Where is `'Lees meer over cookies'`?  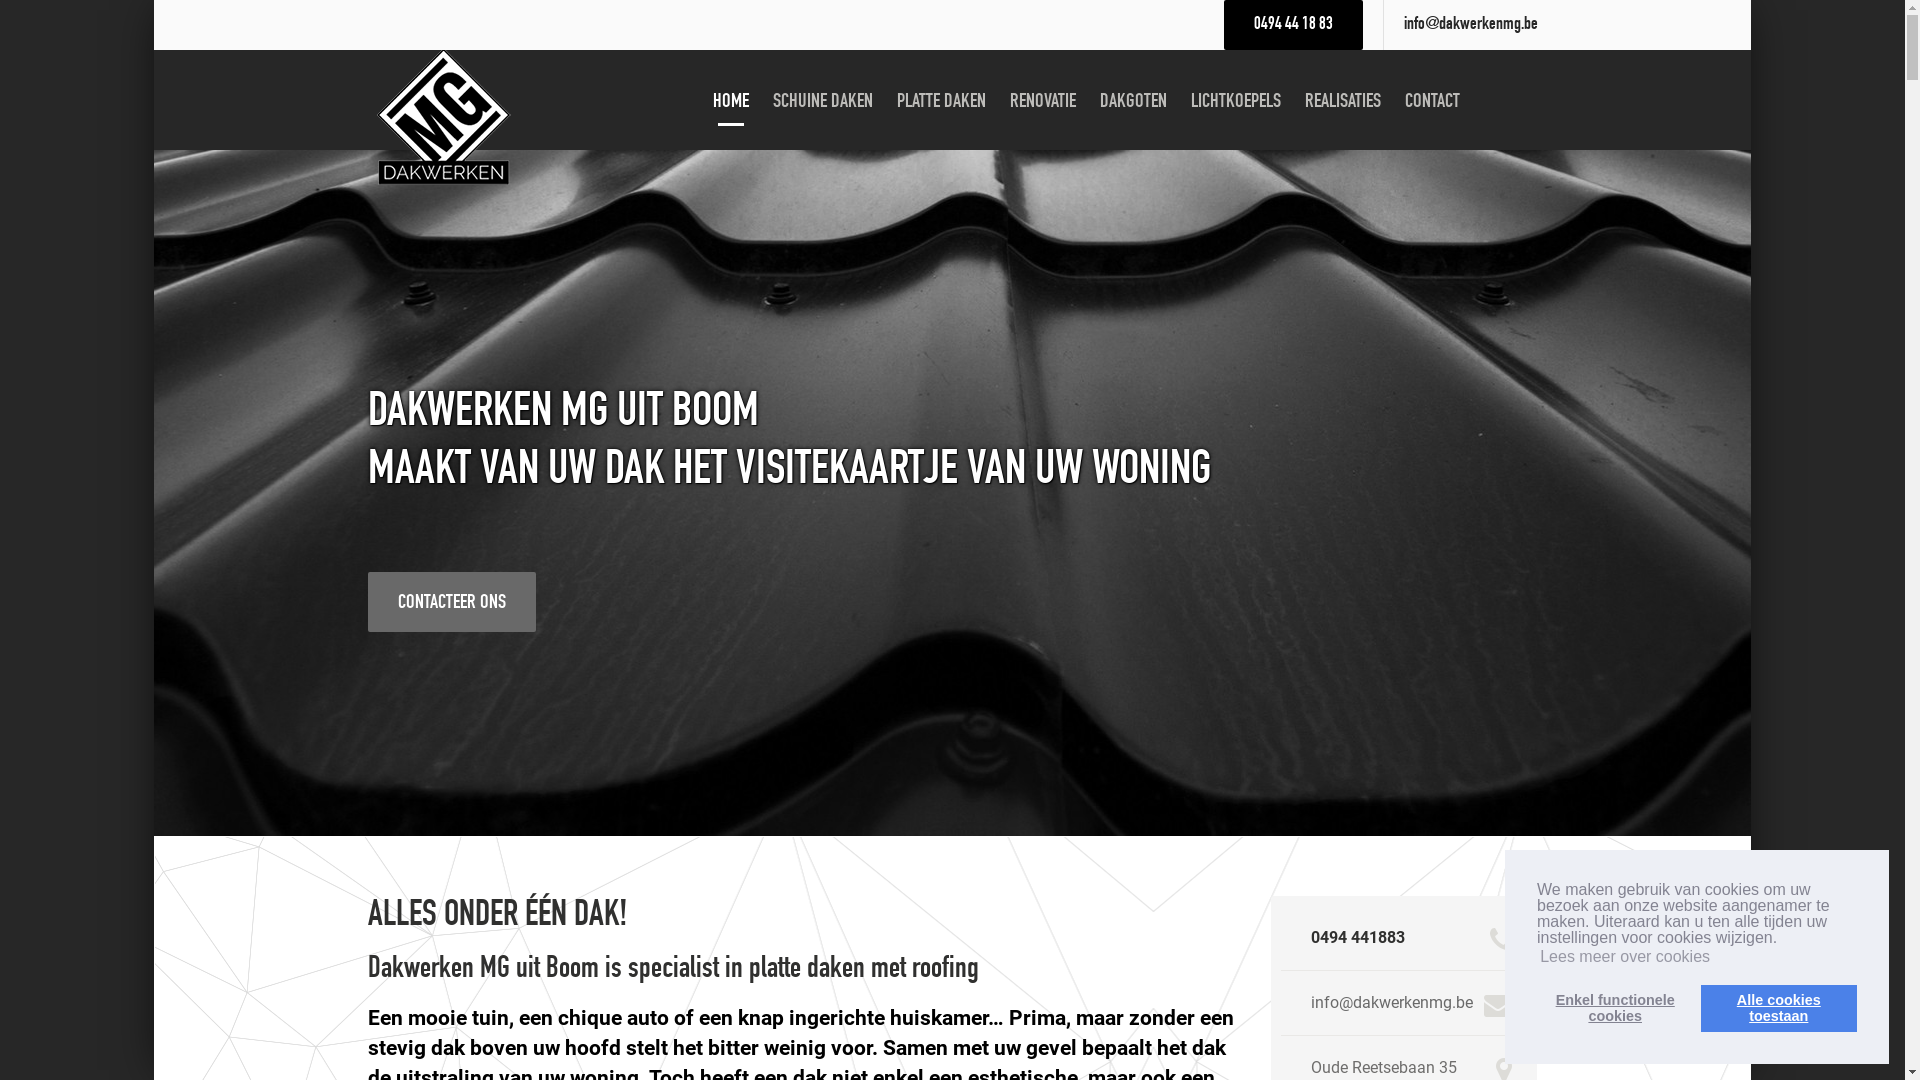 'Lees meer over cookies' is located at coordinates (1625, 955).